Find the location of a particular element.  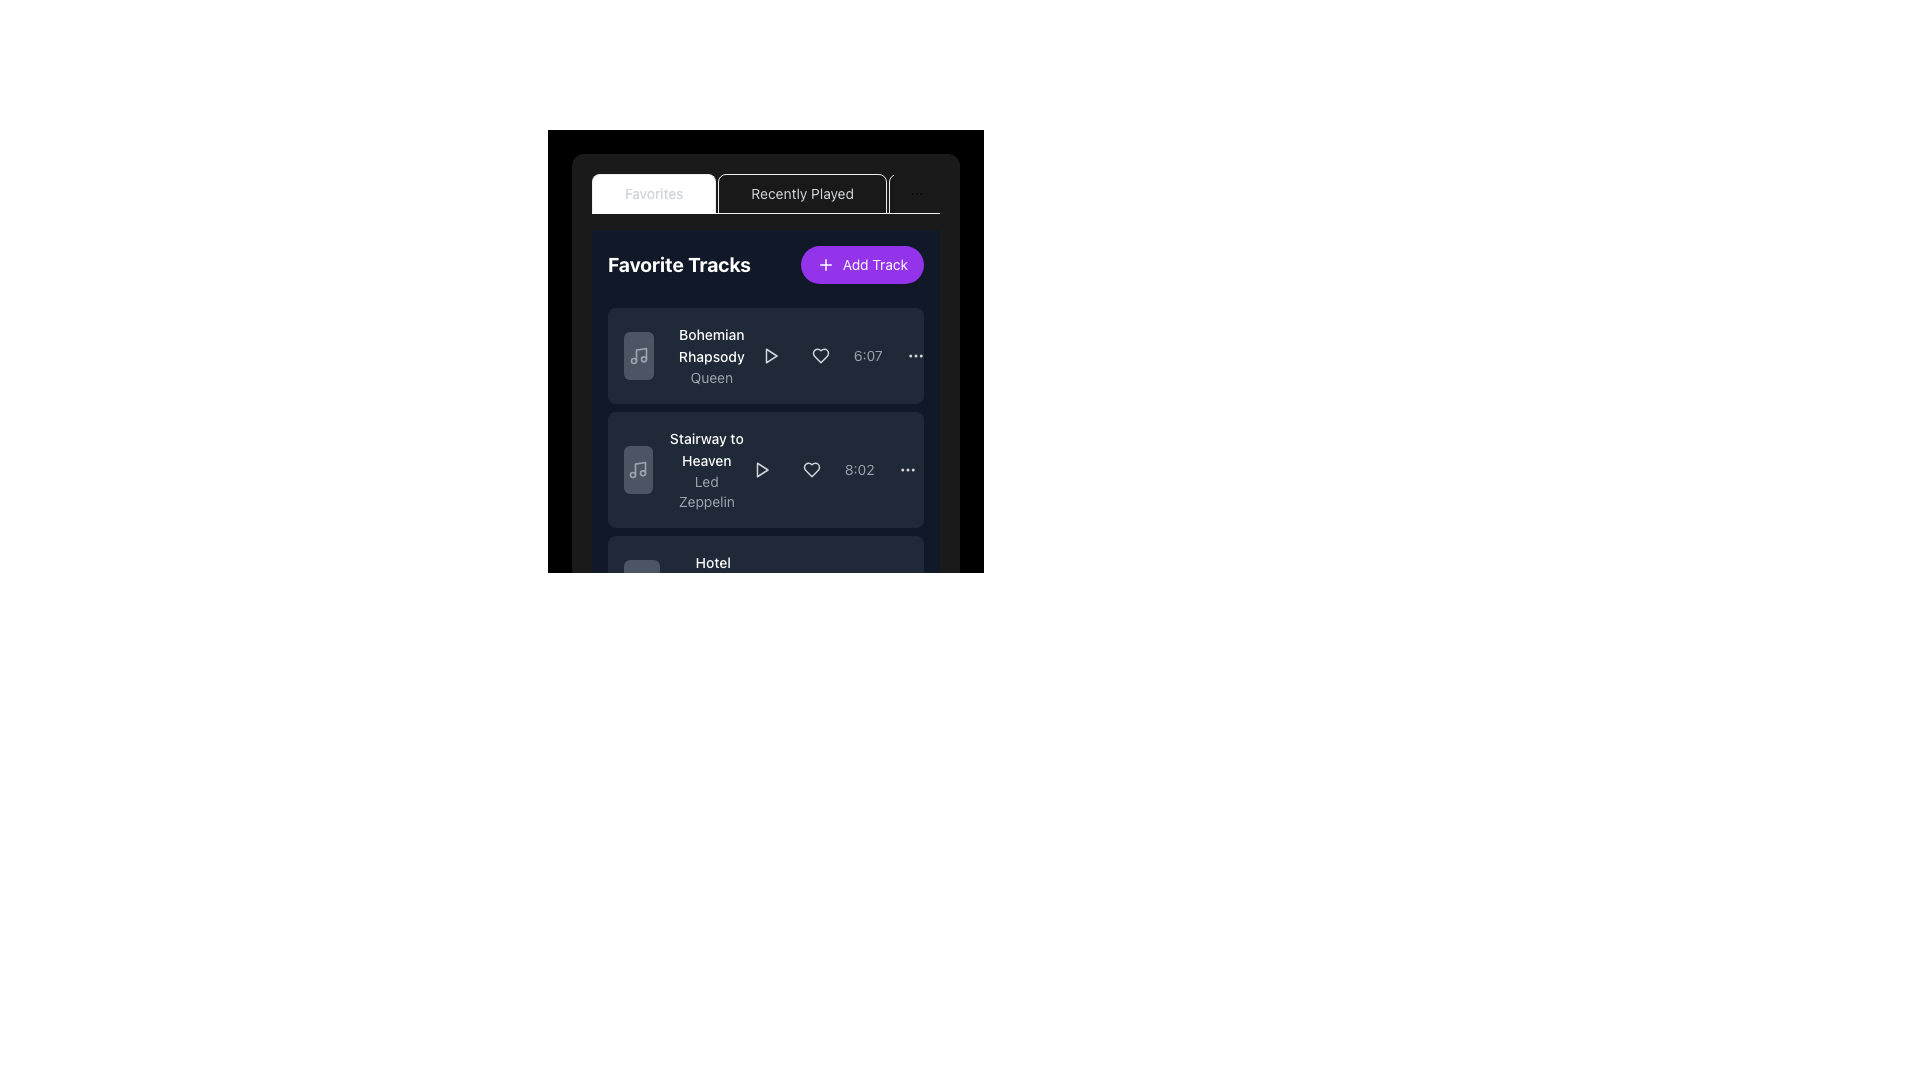

the text label 'Hotel California' in the 'Favorite Tracks' section is located at coordinates (713, 574).